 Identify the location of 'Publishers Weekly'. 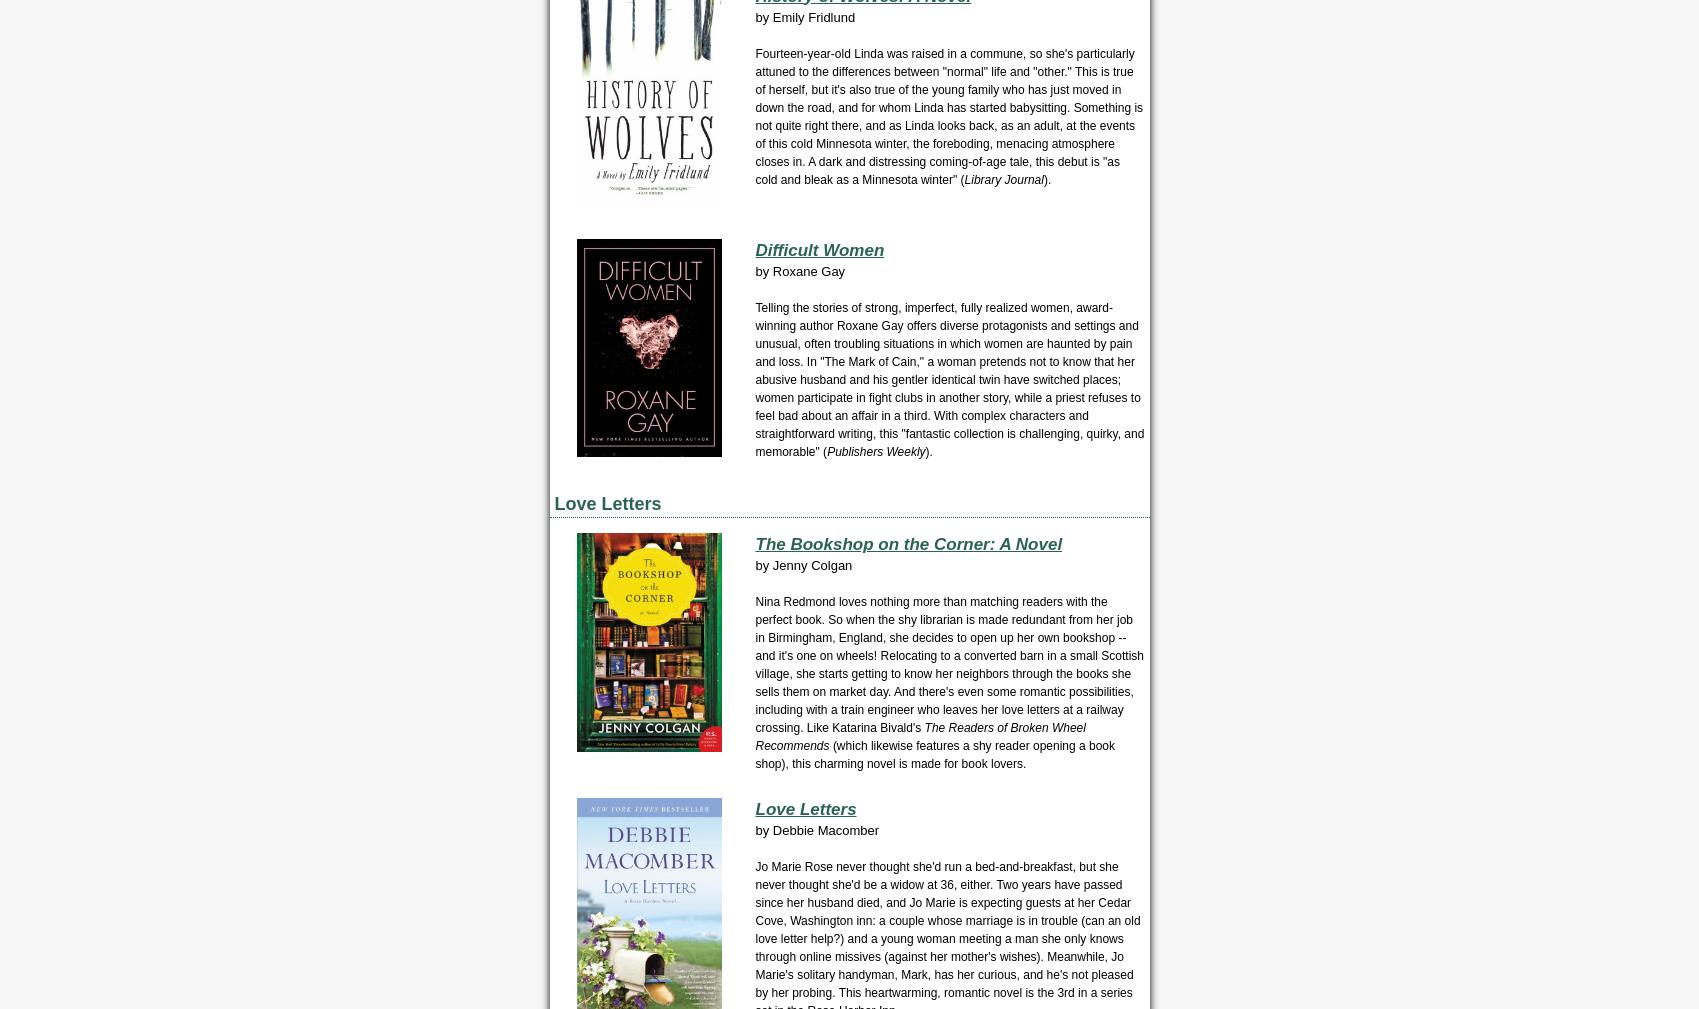
(875, 450).